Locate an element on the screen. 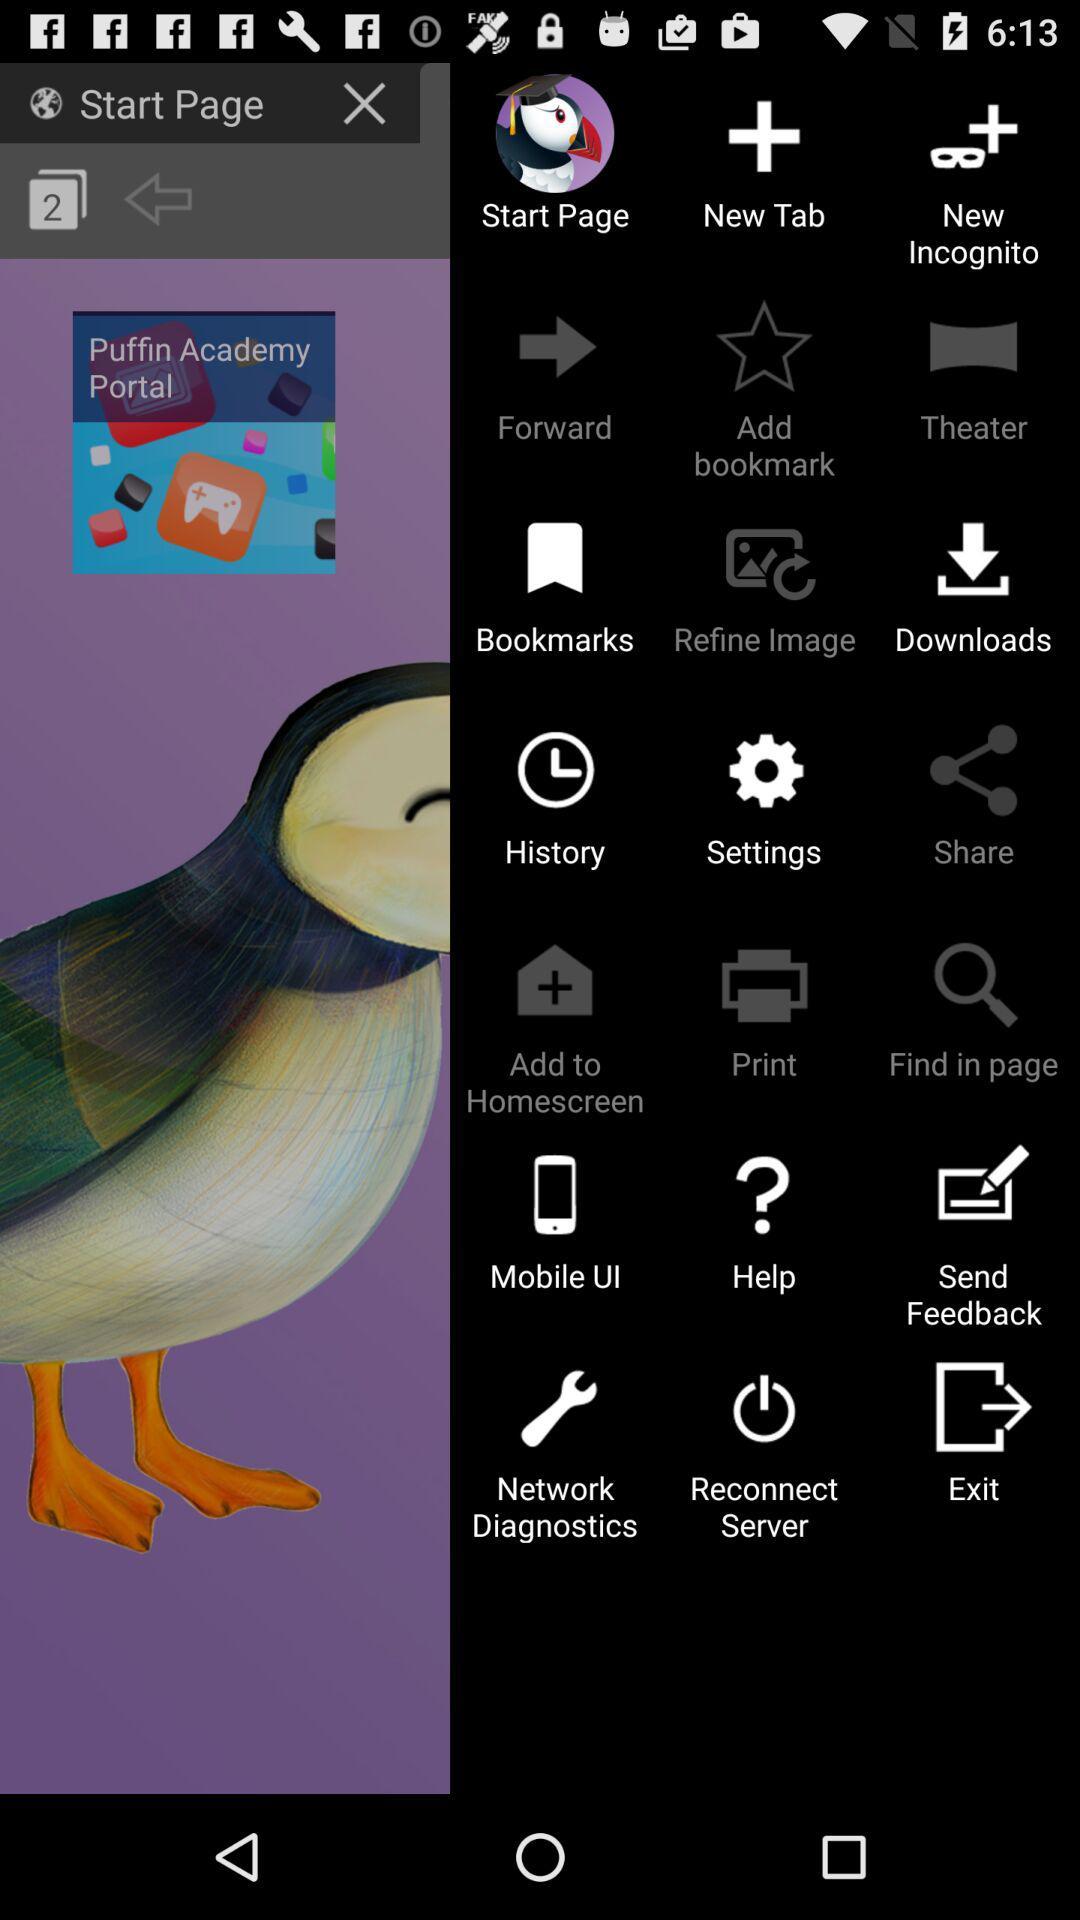  the setting icon above network diagnostics is located at coordinates (555, 1405).